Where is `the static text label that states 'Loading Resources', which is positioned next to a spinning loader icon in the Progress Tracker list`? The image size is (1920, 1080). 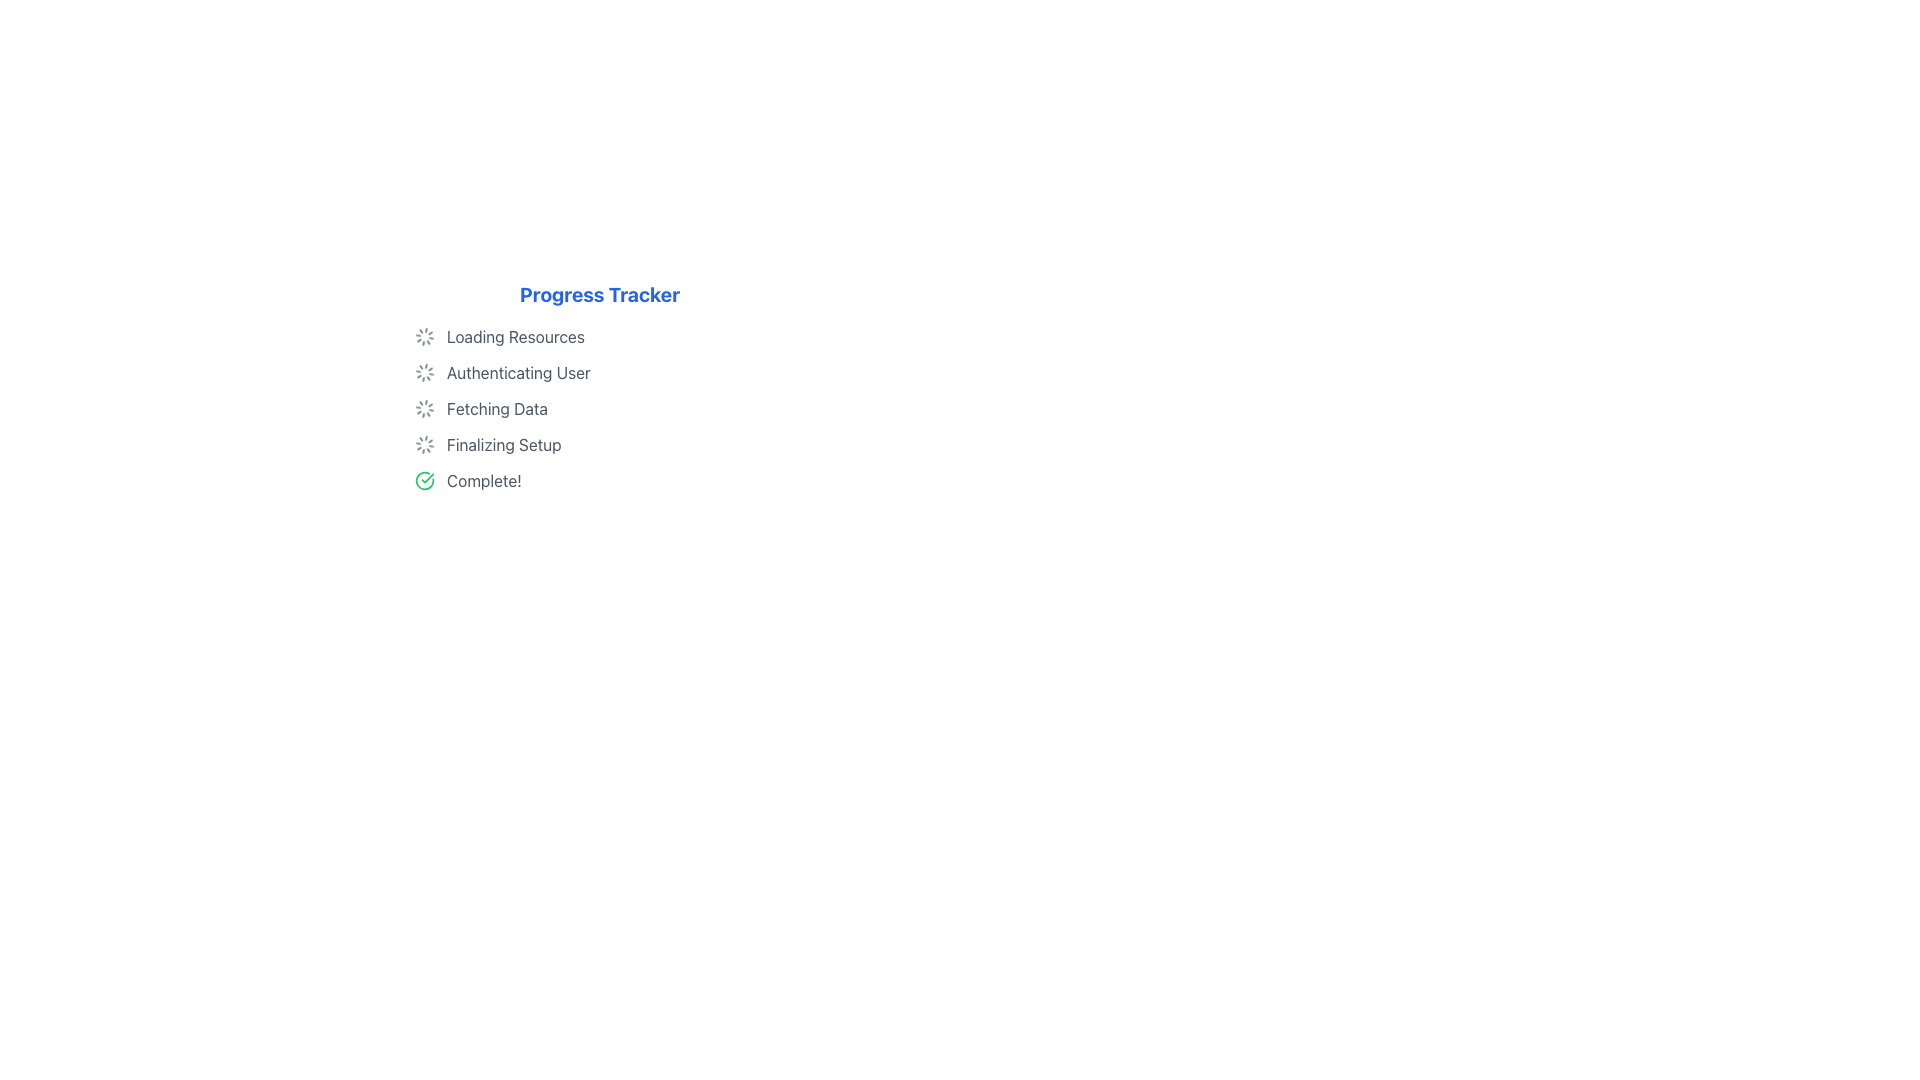
the static text label that states 'Loading Resources', which is positioned next to a spinning loader icon in the Progress Tracker list is located at coordinates (515, 335).